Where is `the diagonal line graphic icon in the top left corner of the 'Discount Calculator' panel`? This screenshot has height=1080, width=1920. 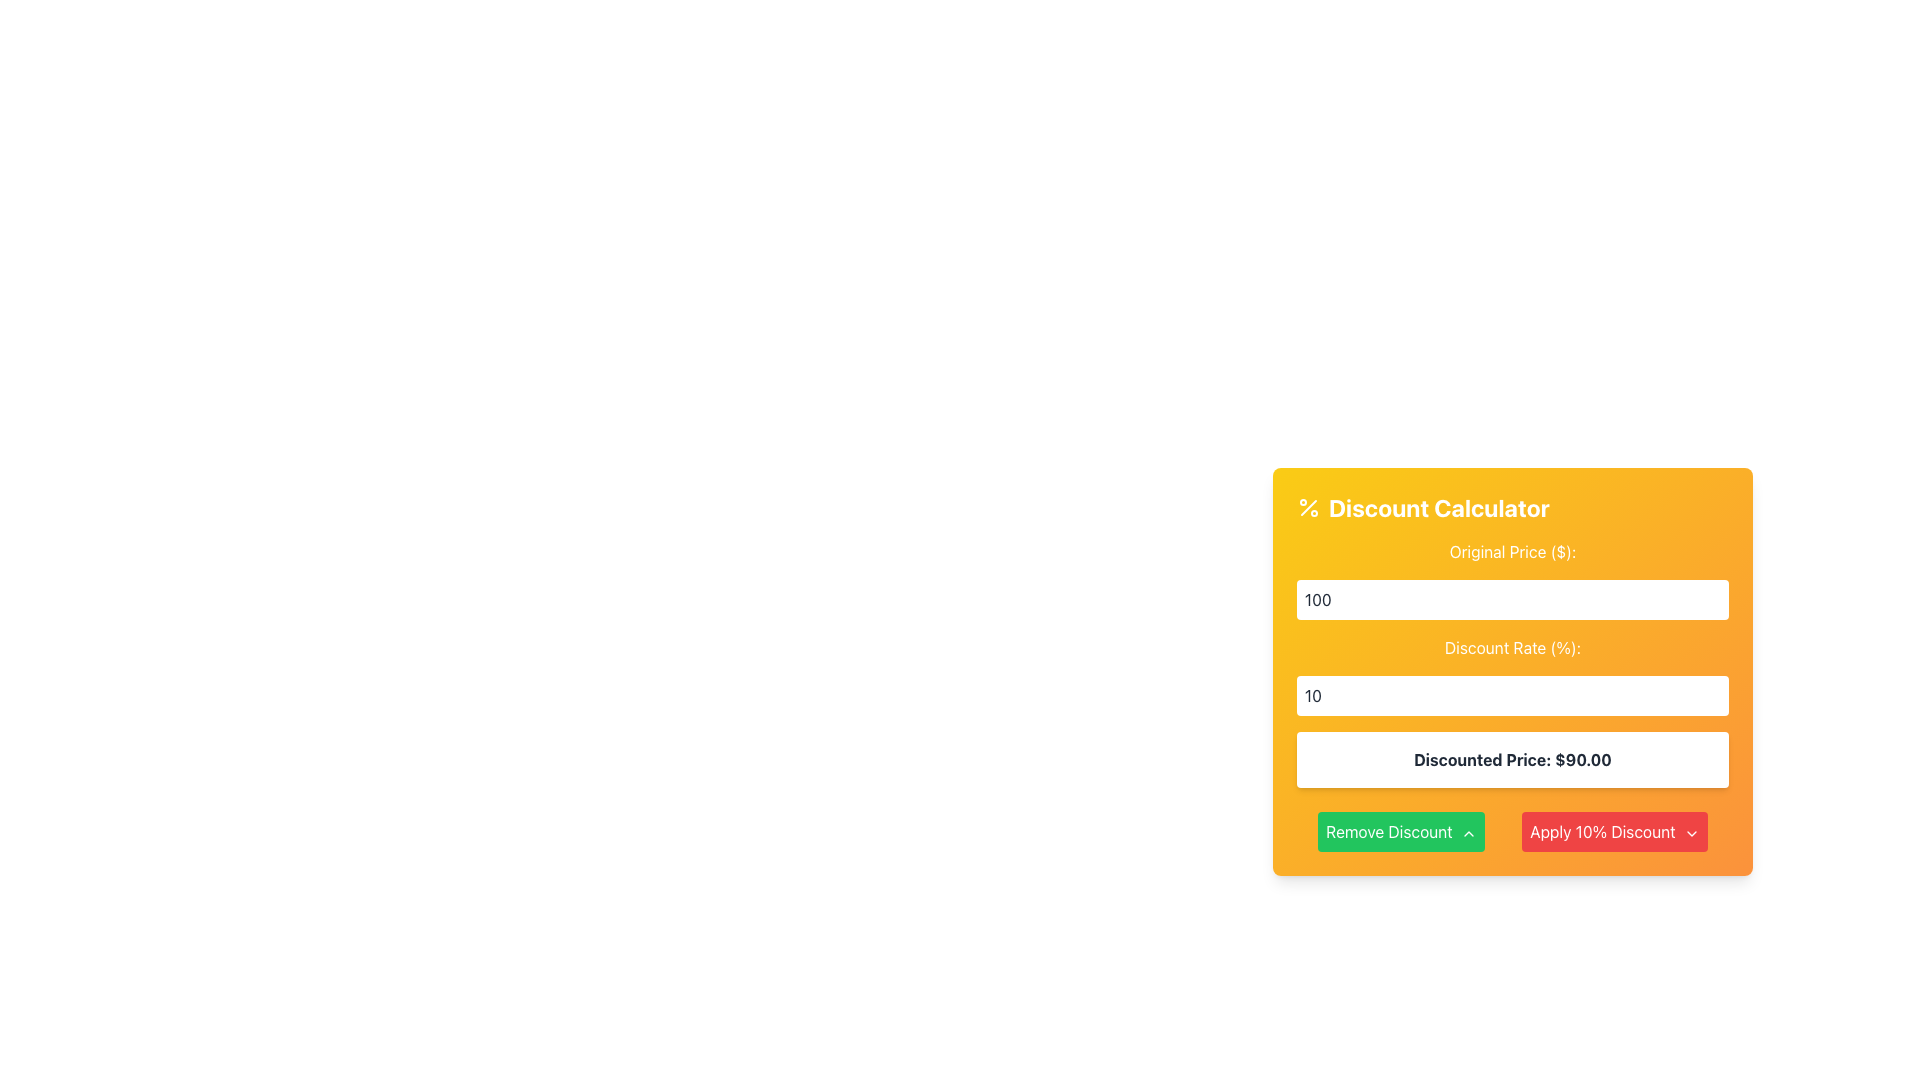 the diagonal line graphic icon in the top left corner of the 'Discount Calculator' panel is located at coordinates (1309, 507).